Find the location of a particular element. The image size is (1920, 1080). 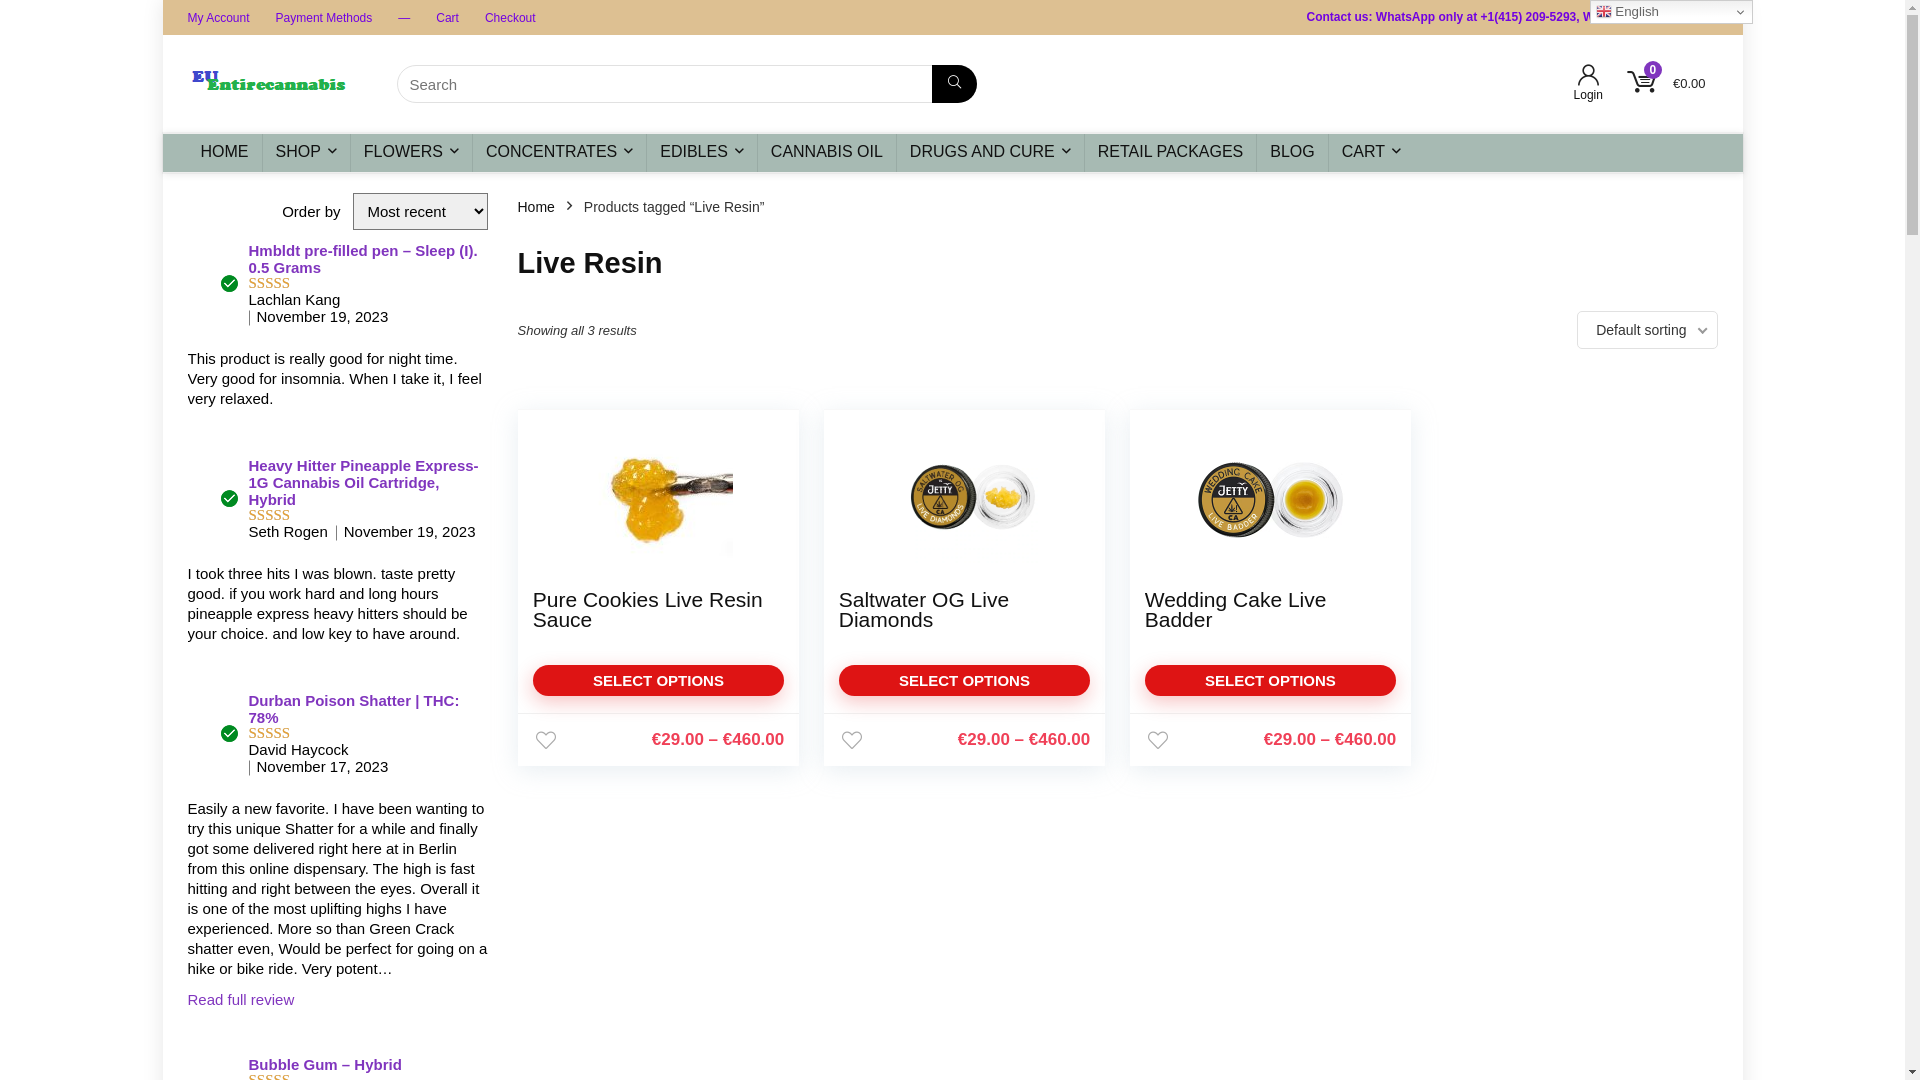

'DRUGS AND CURE' is located at coordinates (896, 152).